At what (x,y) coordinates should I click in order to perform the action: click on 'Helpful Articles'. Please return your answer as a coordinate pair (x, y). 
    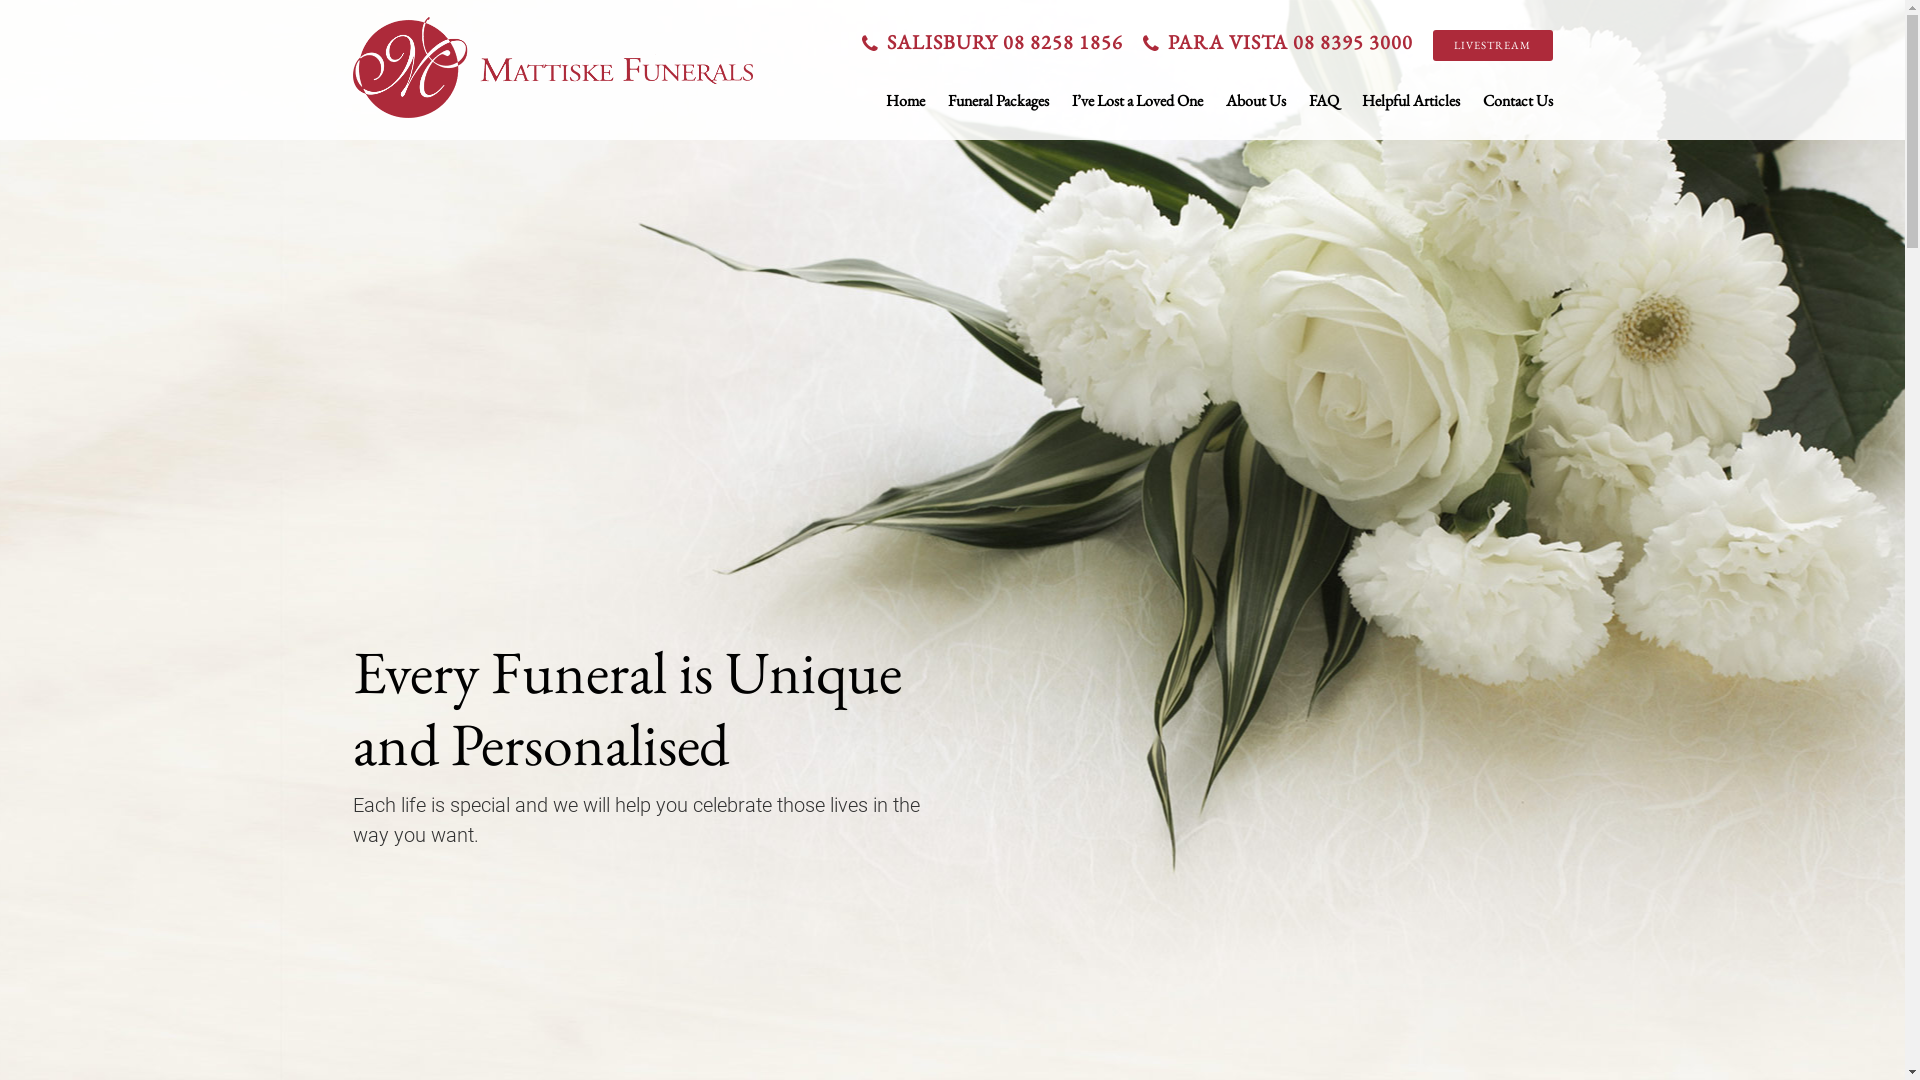
    Looking at the image, I should click on (1410, 100).